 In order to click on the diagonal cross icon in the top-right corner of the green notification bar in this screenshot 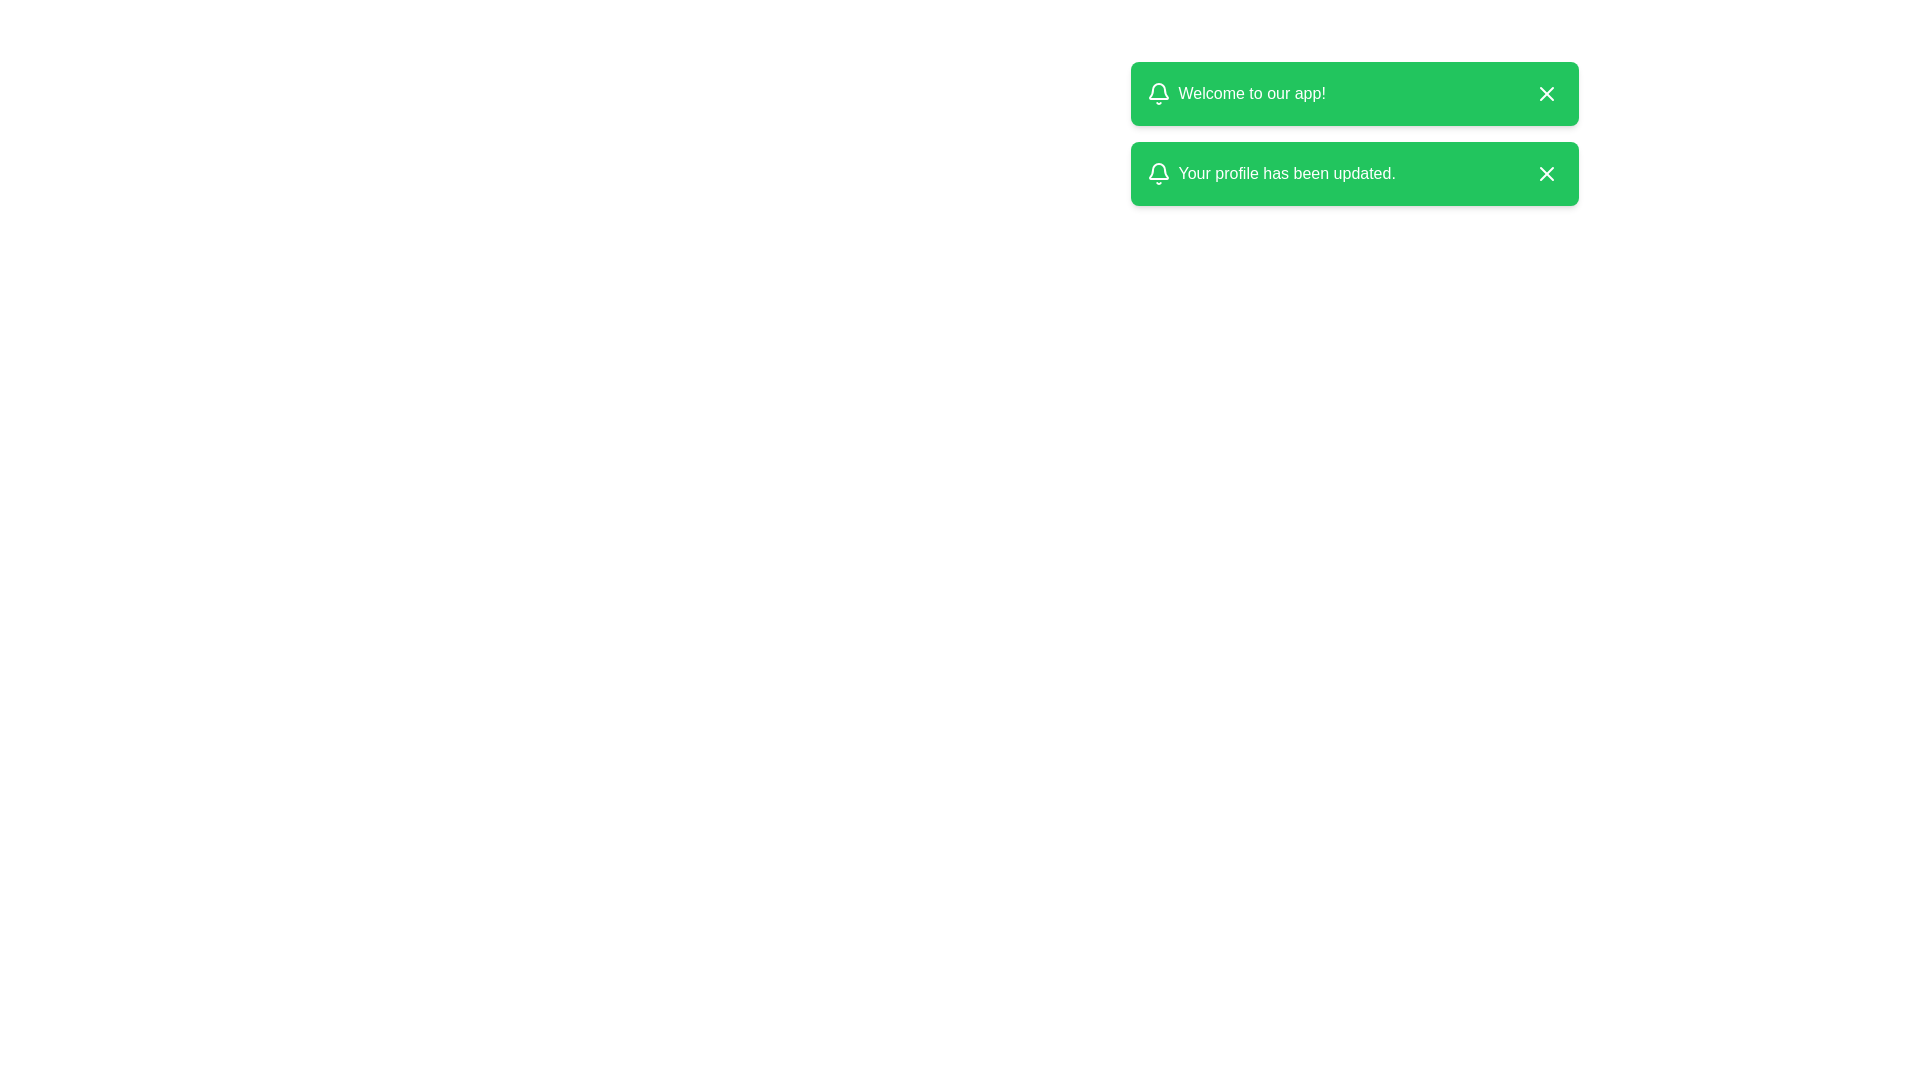, I will do `click(1545, 93)`.